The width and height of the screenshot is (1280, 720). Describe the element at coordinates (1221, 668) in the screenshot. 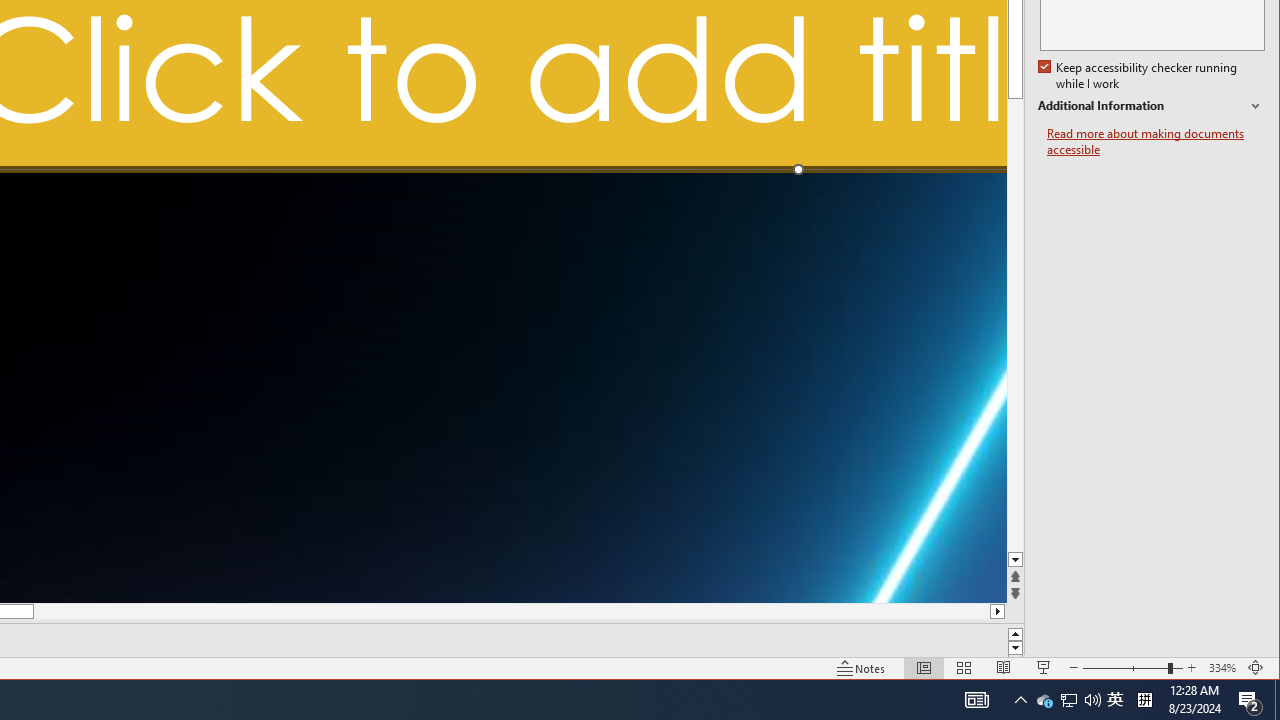

I see `'Zoom 334%'` at that location.